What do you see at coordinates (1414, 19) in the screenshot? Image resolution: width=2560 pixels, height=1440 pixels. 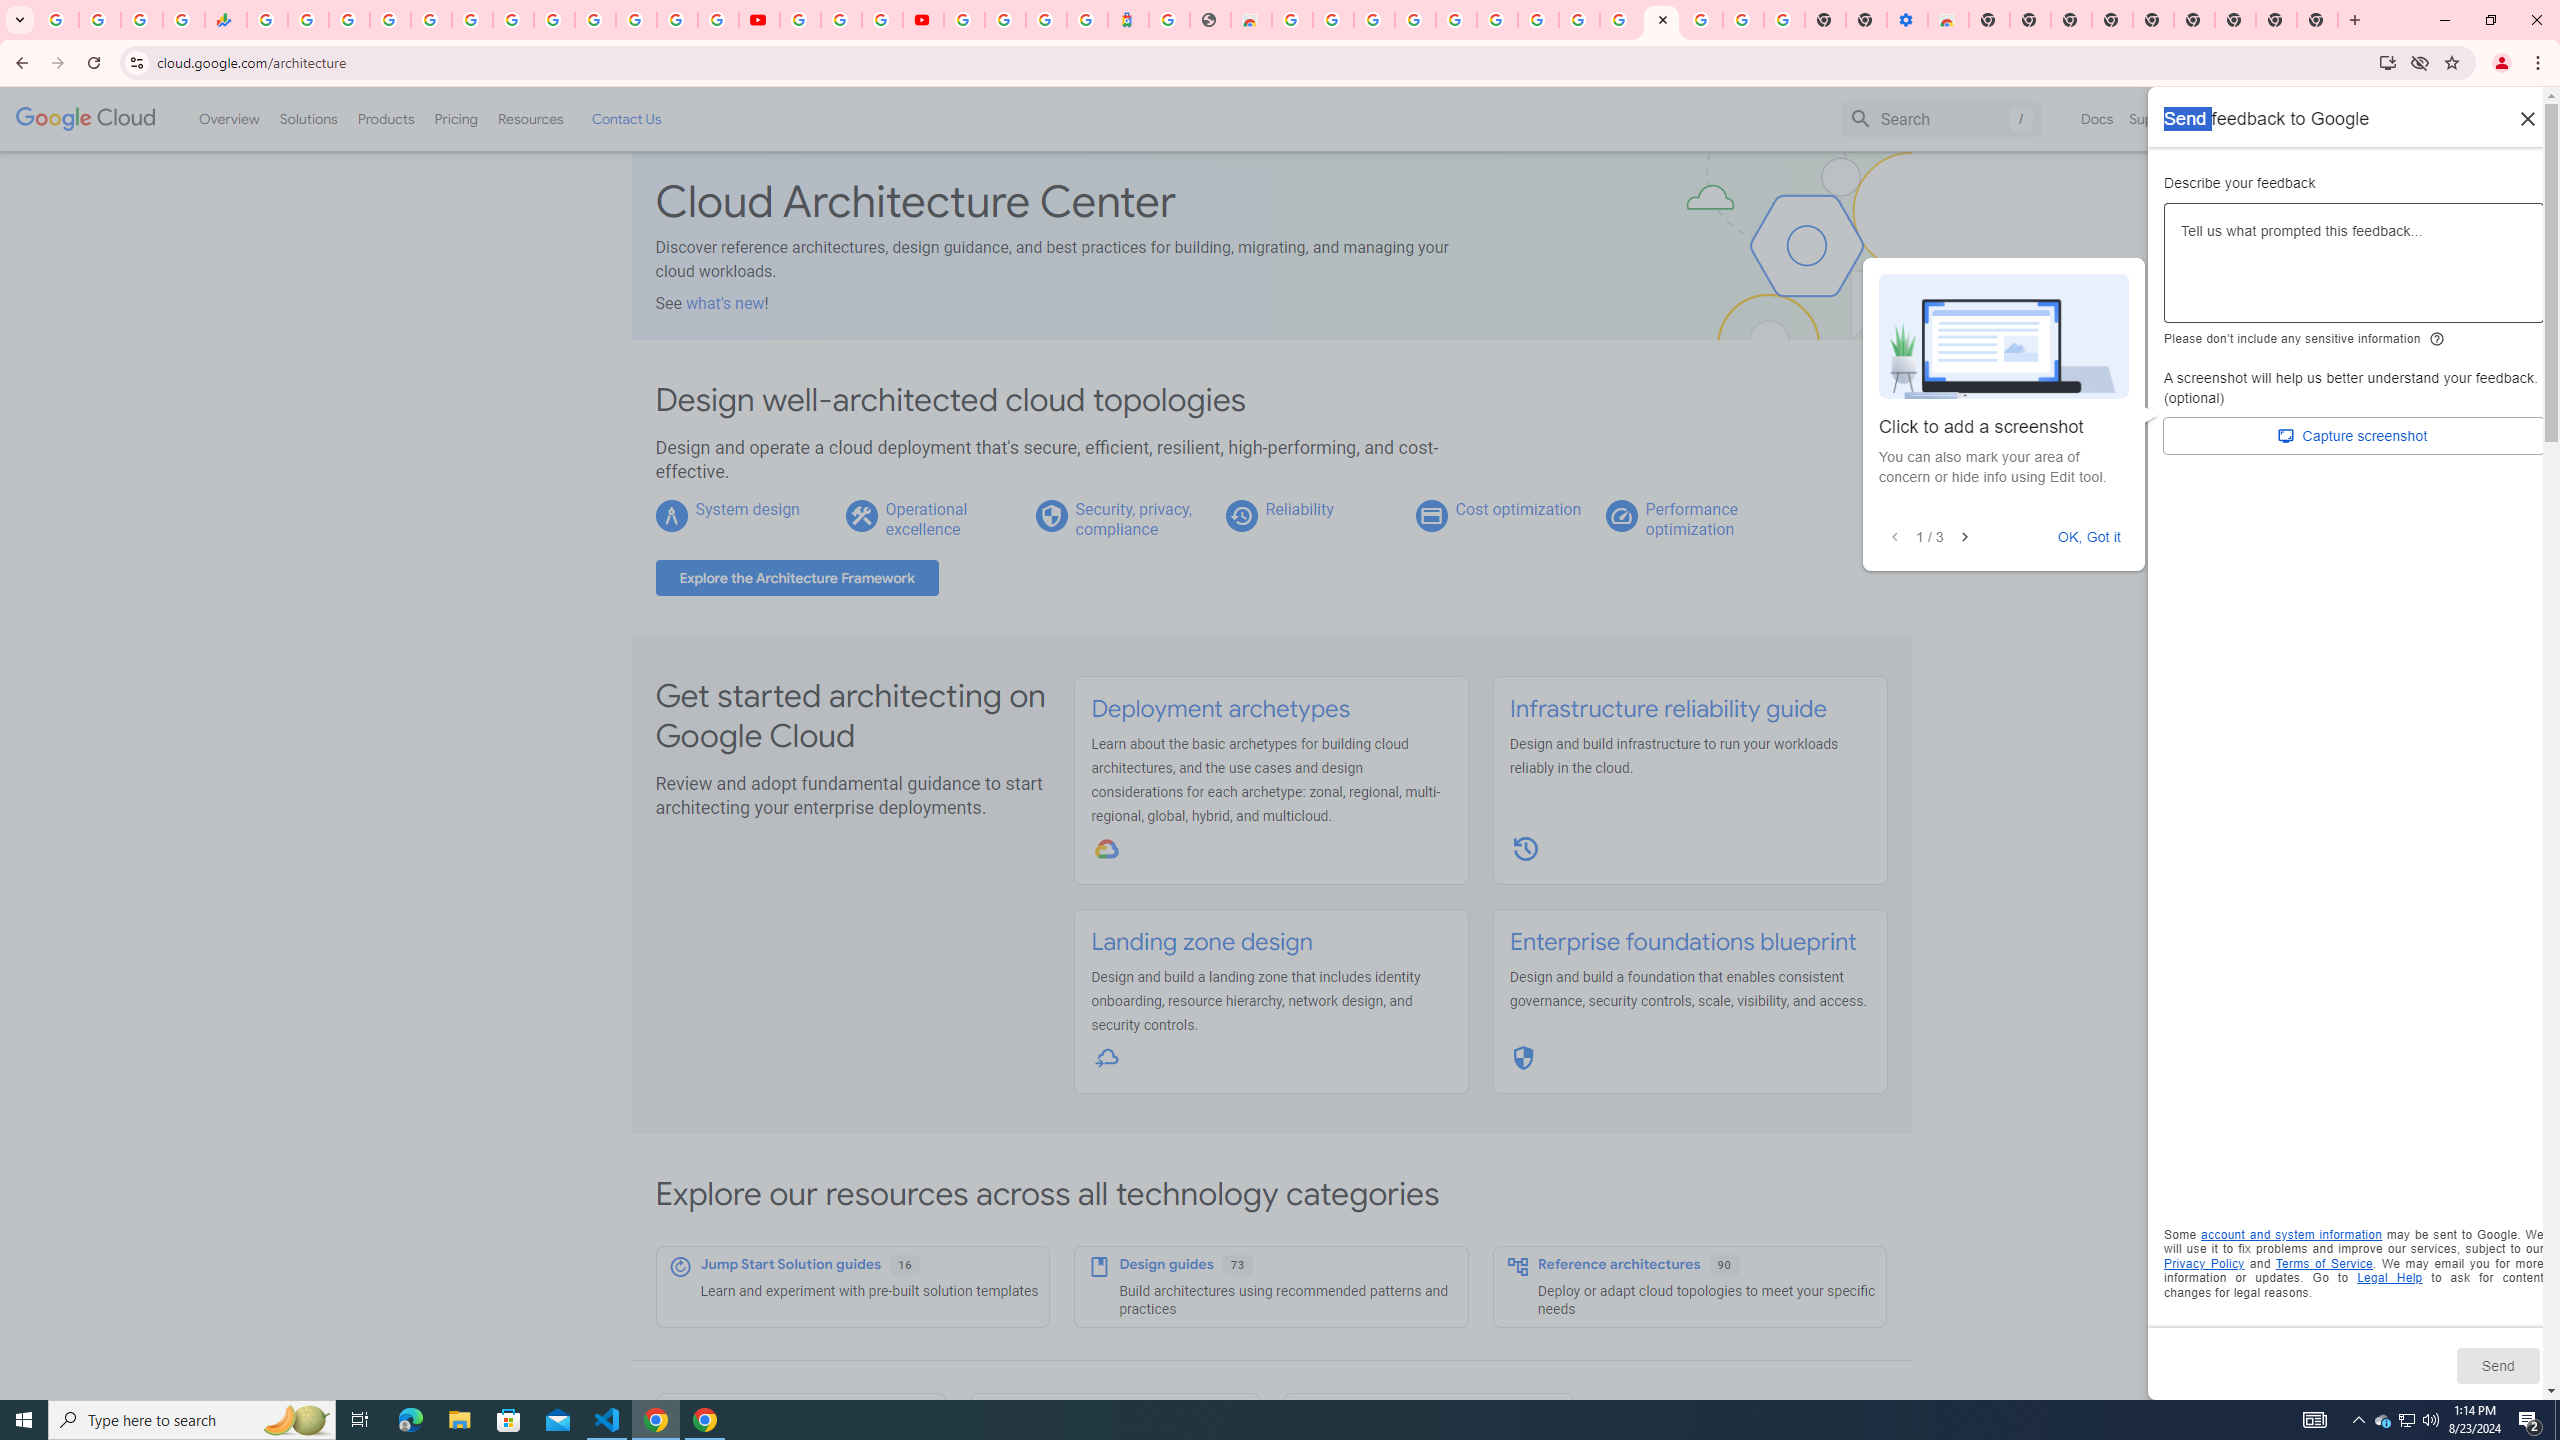 I see `'Ad Settings'` at bounding box center [1414, 19].